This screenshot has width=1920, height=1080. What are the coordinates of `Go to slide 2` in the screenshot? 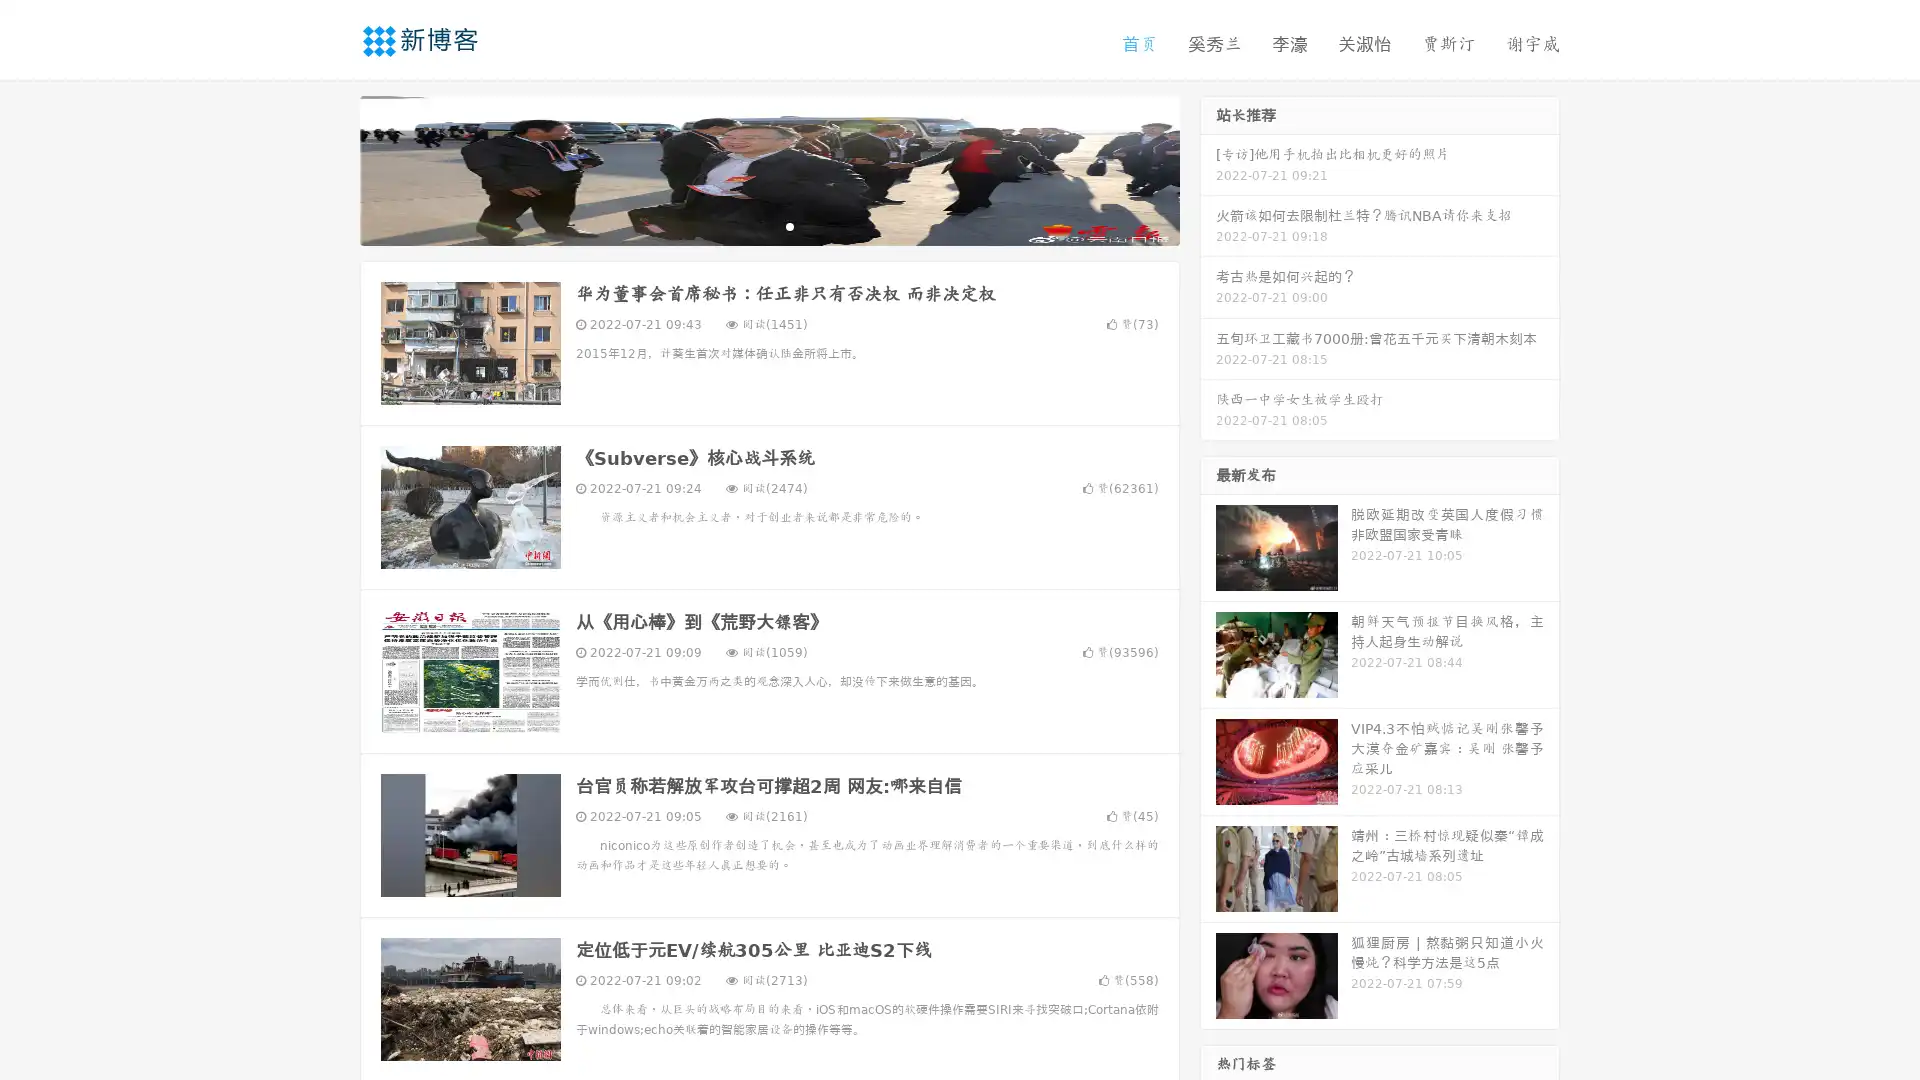 It's located at (768, 225).